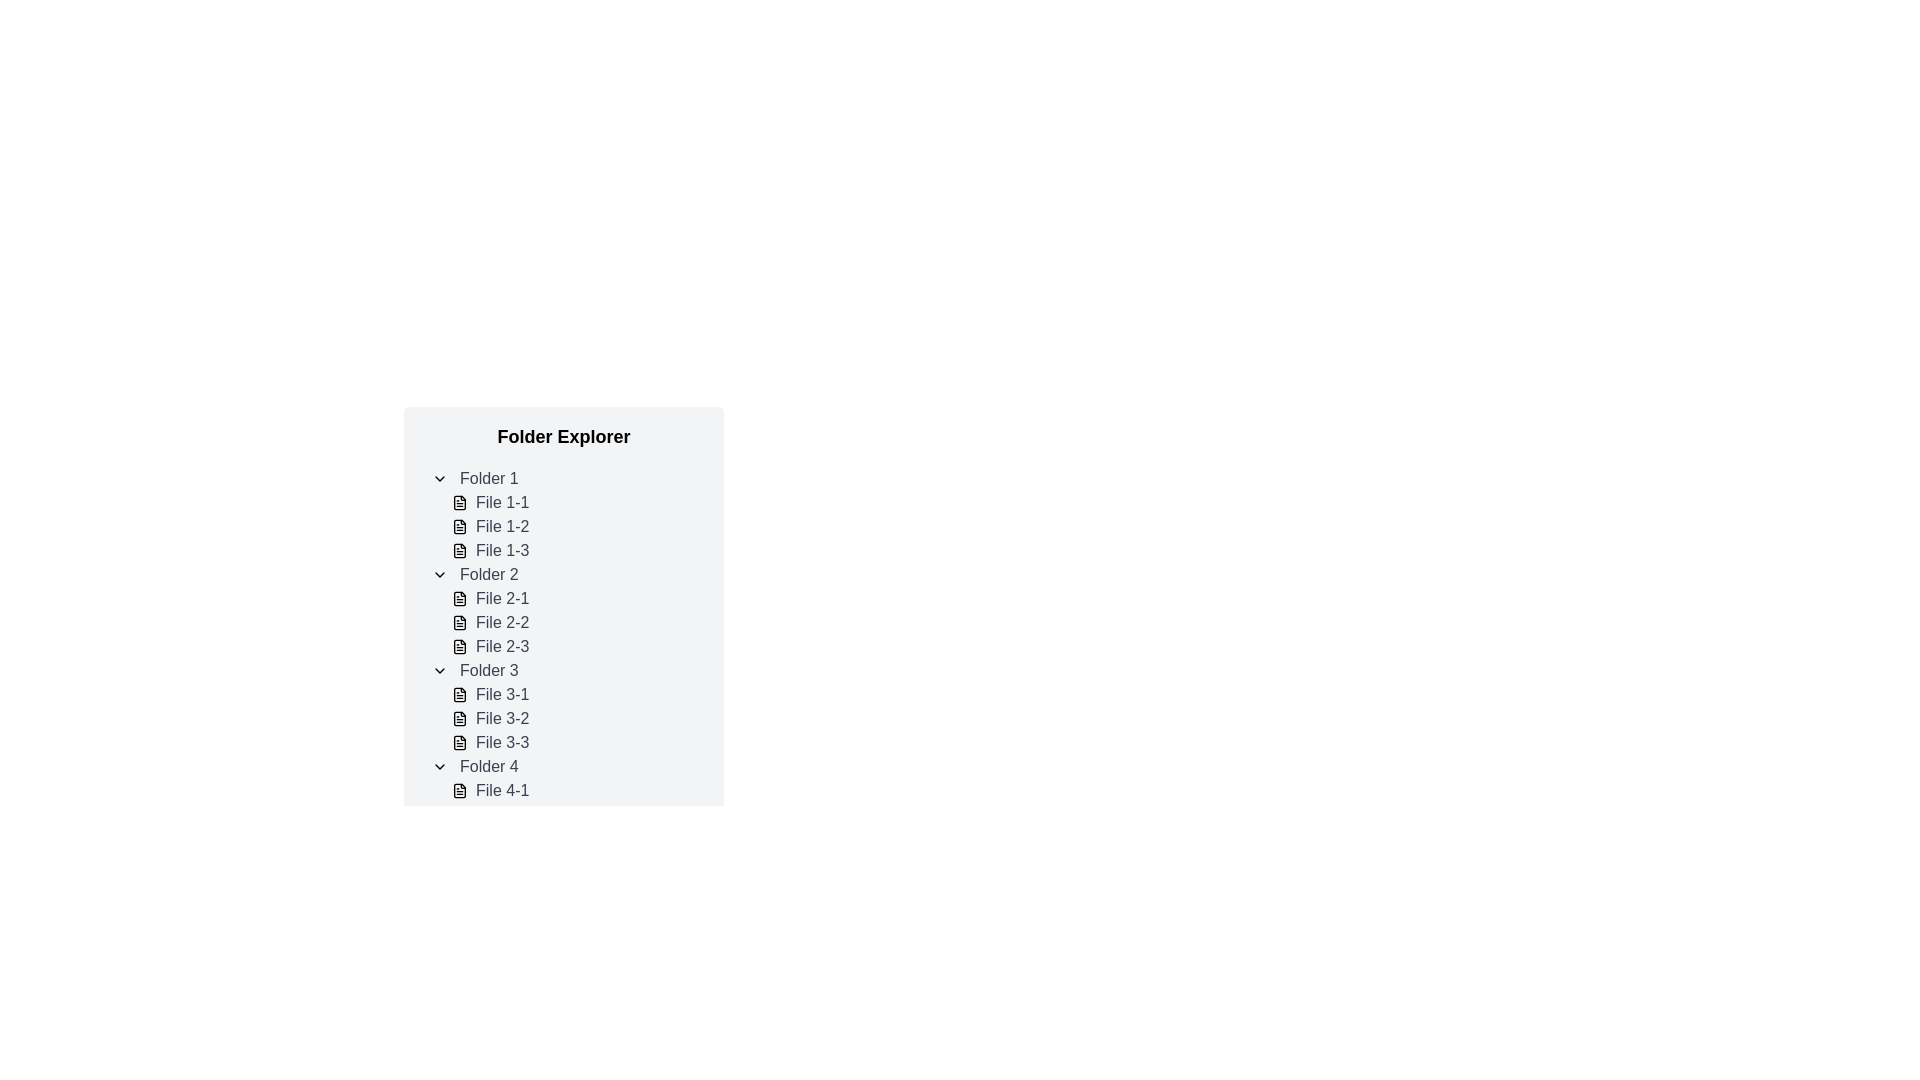 The height and width of the screenshot is (1080, 1920). Describe the element at coordinates (459, 501) in the screenshot. I see `the icon representing 'File 1-1' in the folder explorer panel under 'Folder 1', which visually appears as a document or text file` at that location.